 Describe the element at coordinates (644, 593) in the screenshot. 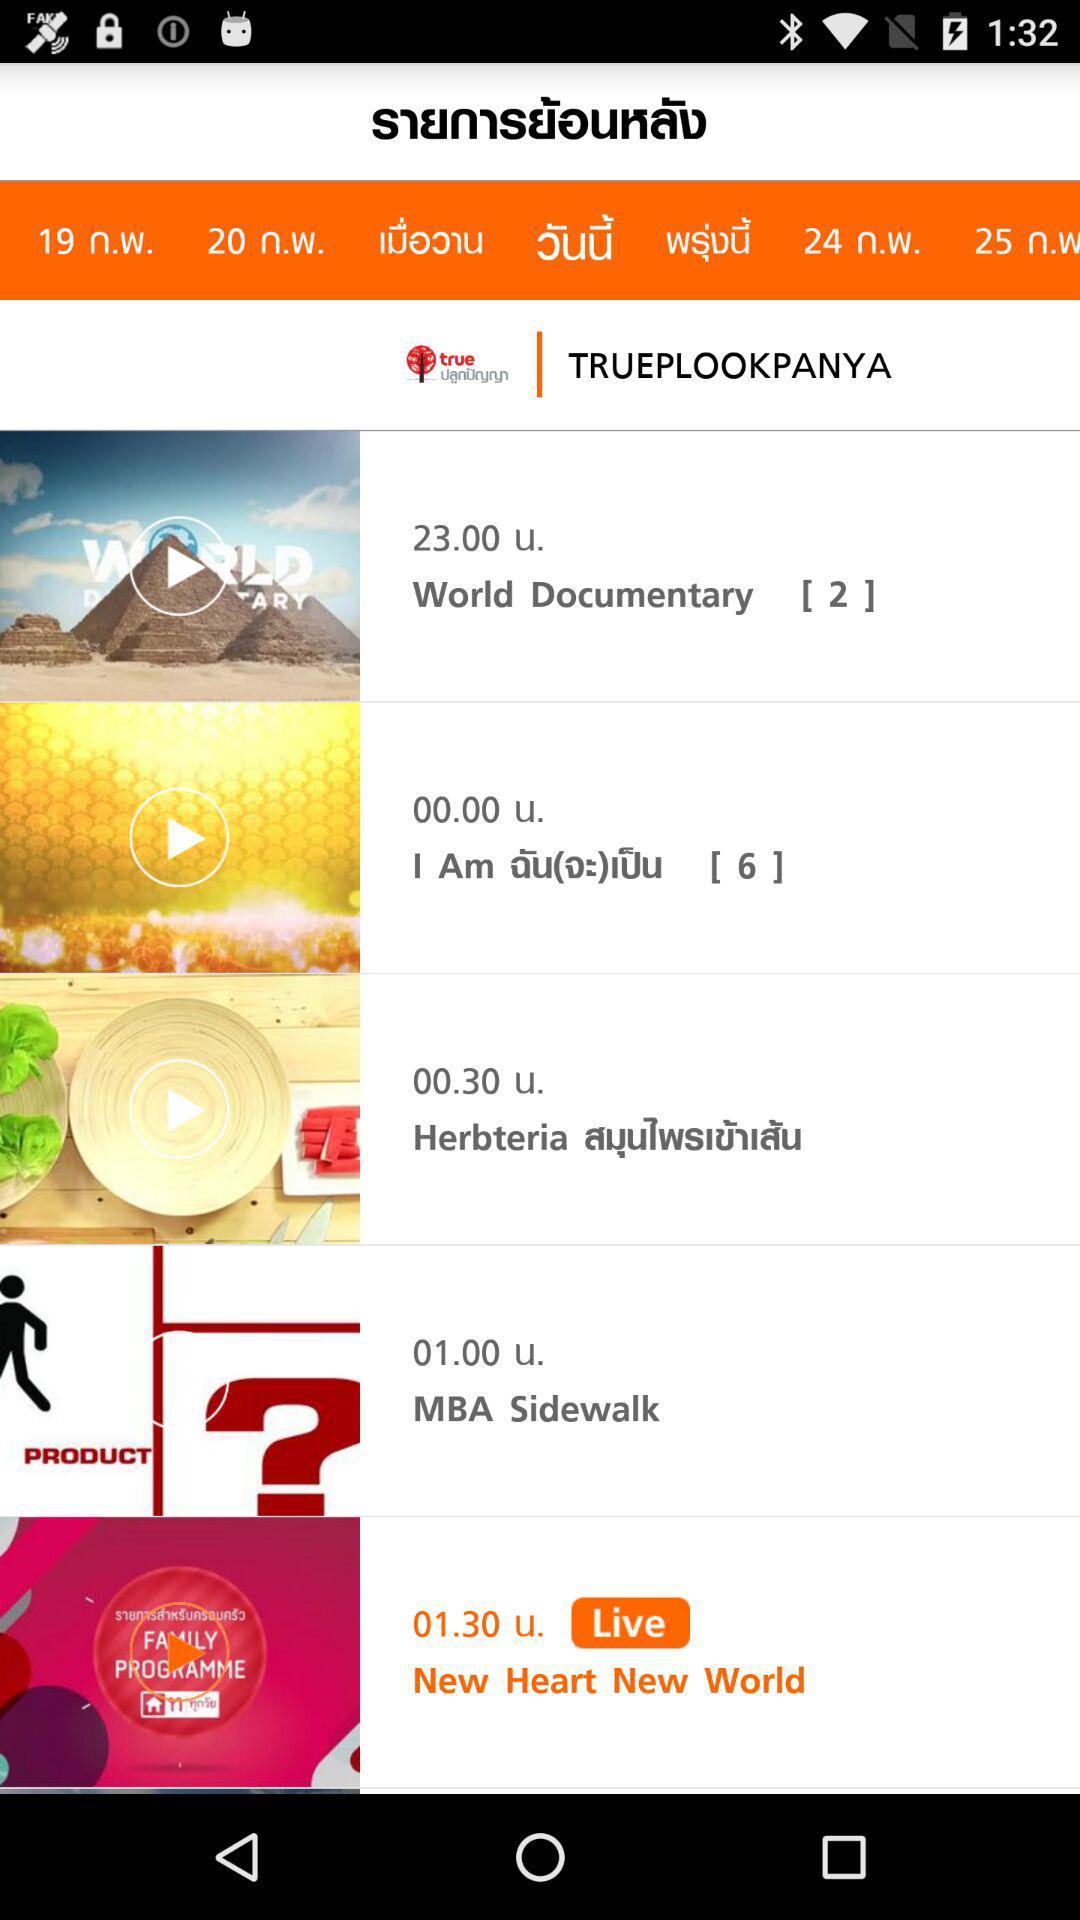

I see `world documentary   [ 2 ] icon` at that location.